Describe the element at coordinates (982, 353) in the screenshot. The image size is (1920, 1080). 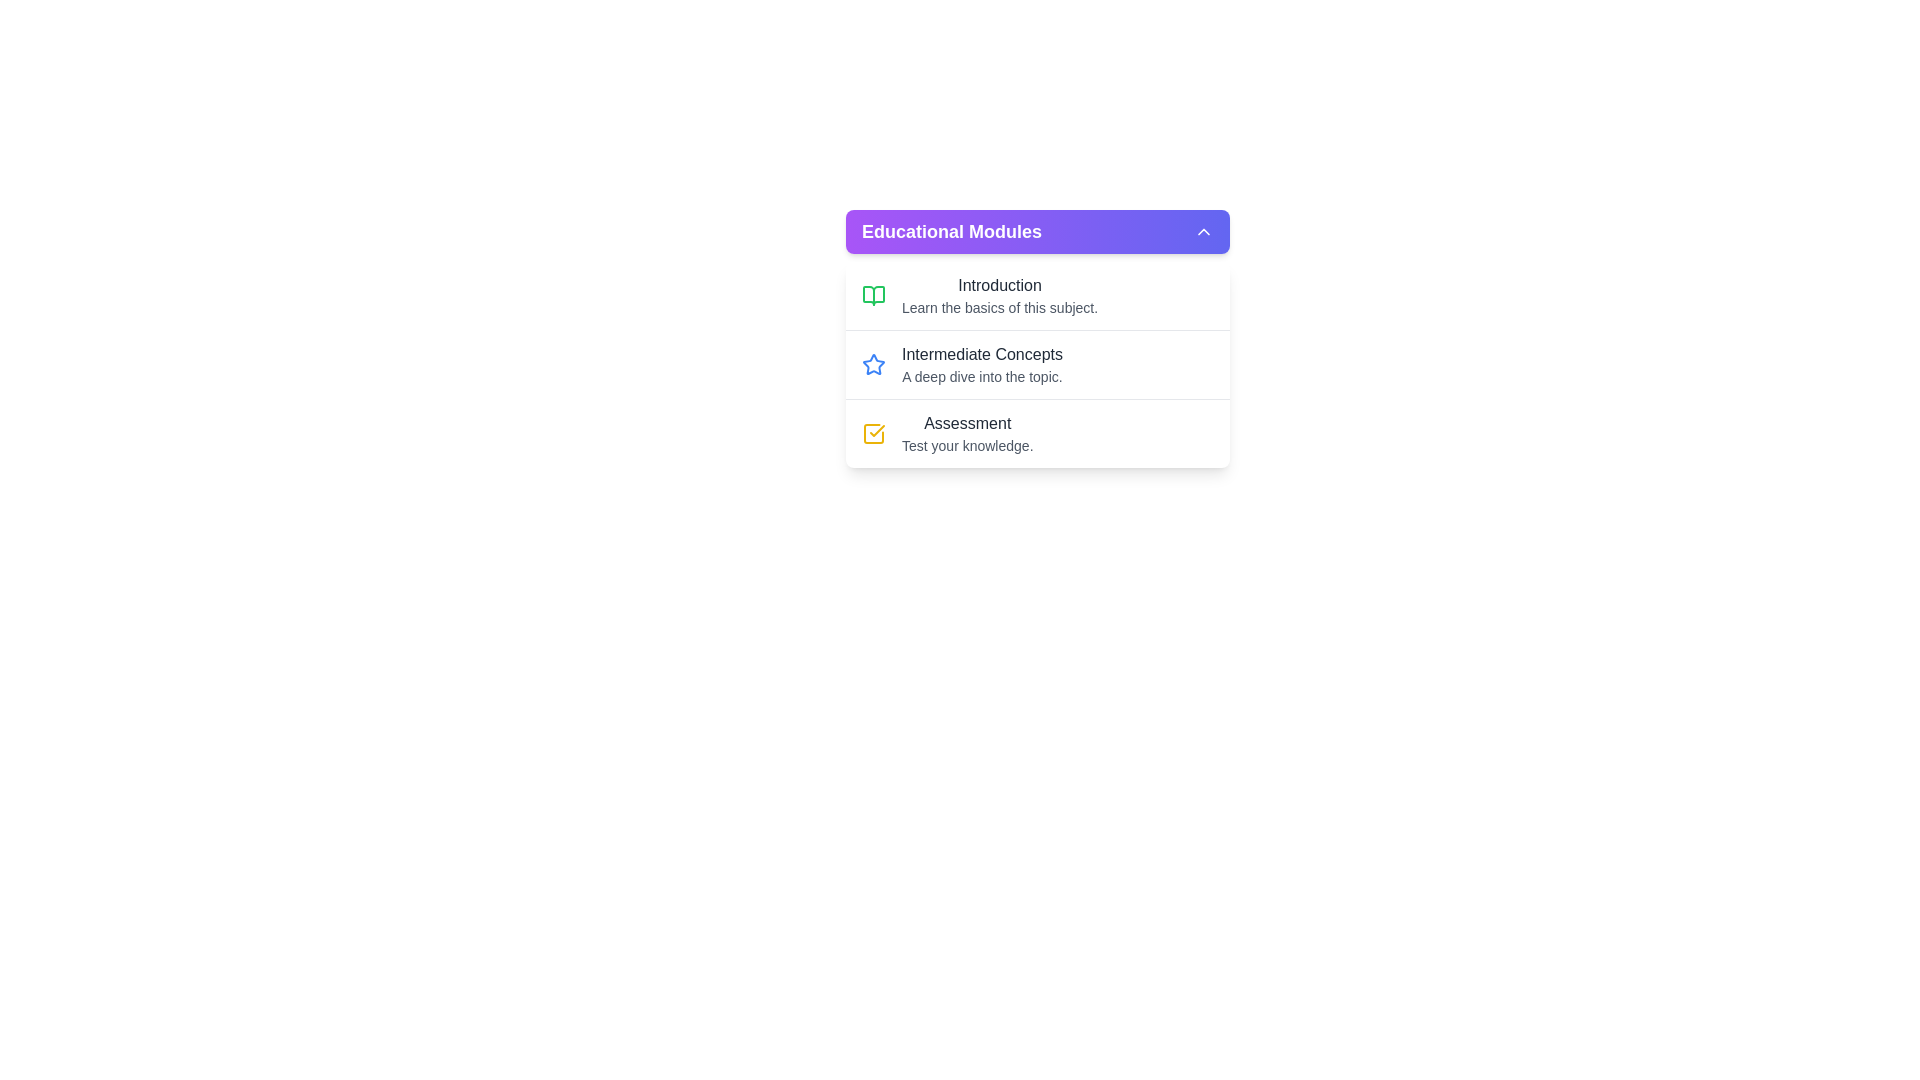
I see `the title text for the section labeled 'Intermediate Concepts', which is positioned above the text 'A deep dive into the topic.'` at that location.